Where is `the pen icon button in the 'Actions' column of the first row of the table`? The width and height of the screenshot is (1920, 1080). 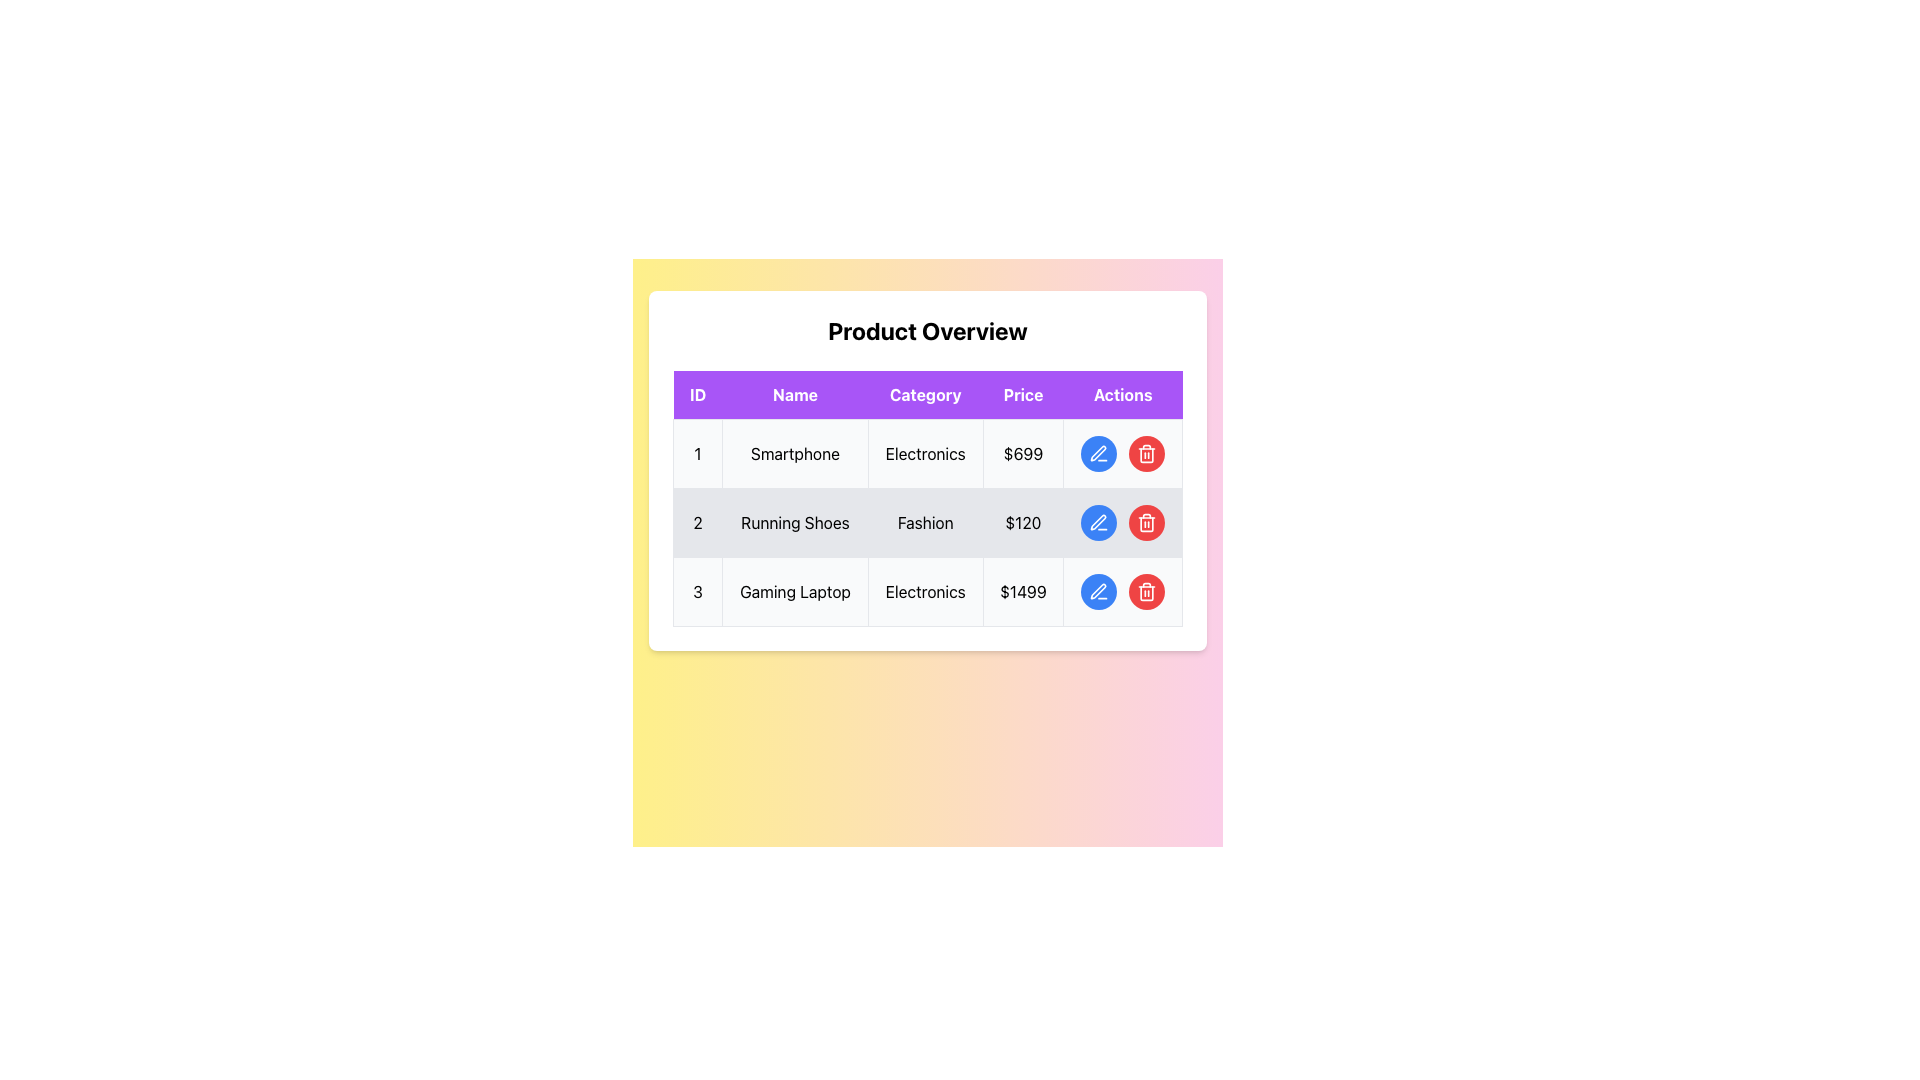
the pen icon button in the 'Actions' column of the first row of the table is located at coordinates (1098, 590).